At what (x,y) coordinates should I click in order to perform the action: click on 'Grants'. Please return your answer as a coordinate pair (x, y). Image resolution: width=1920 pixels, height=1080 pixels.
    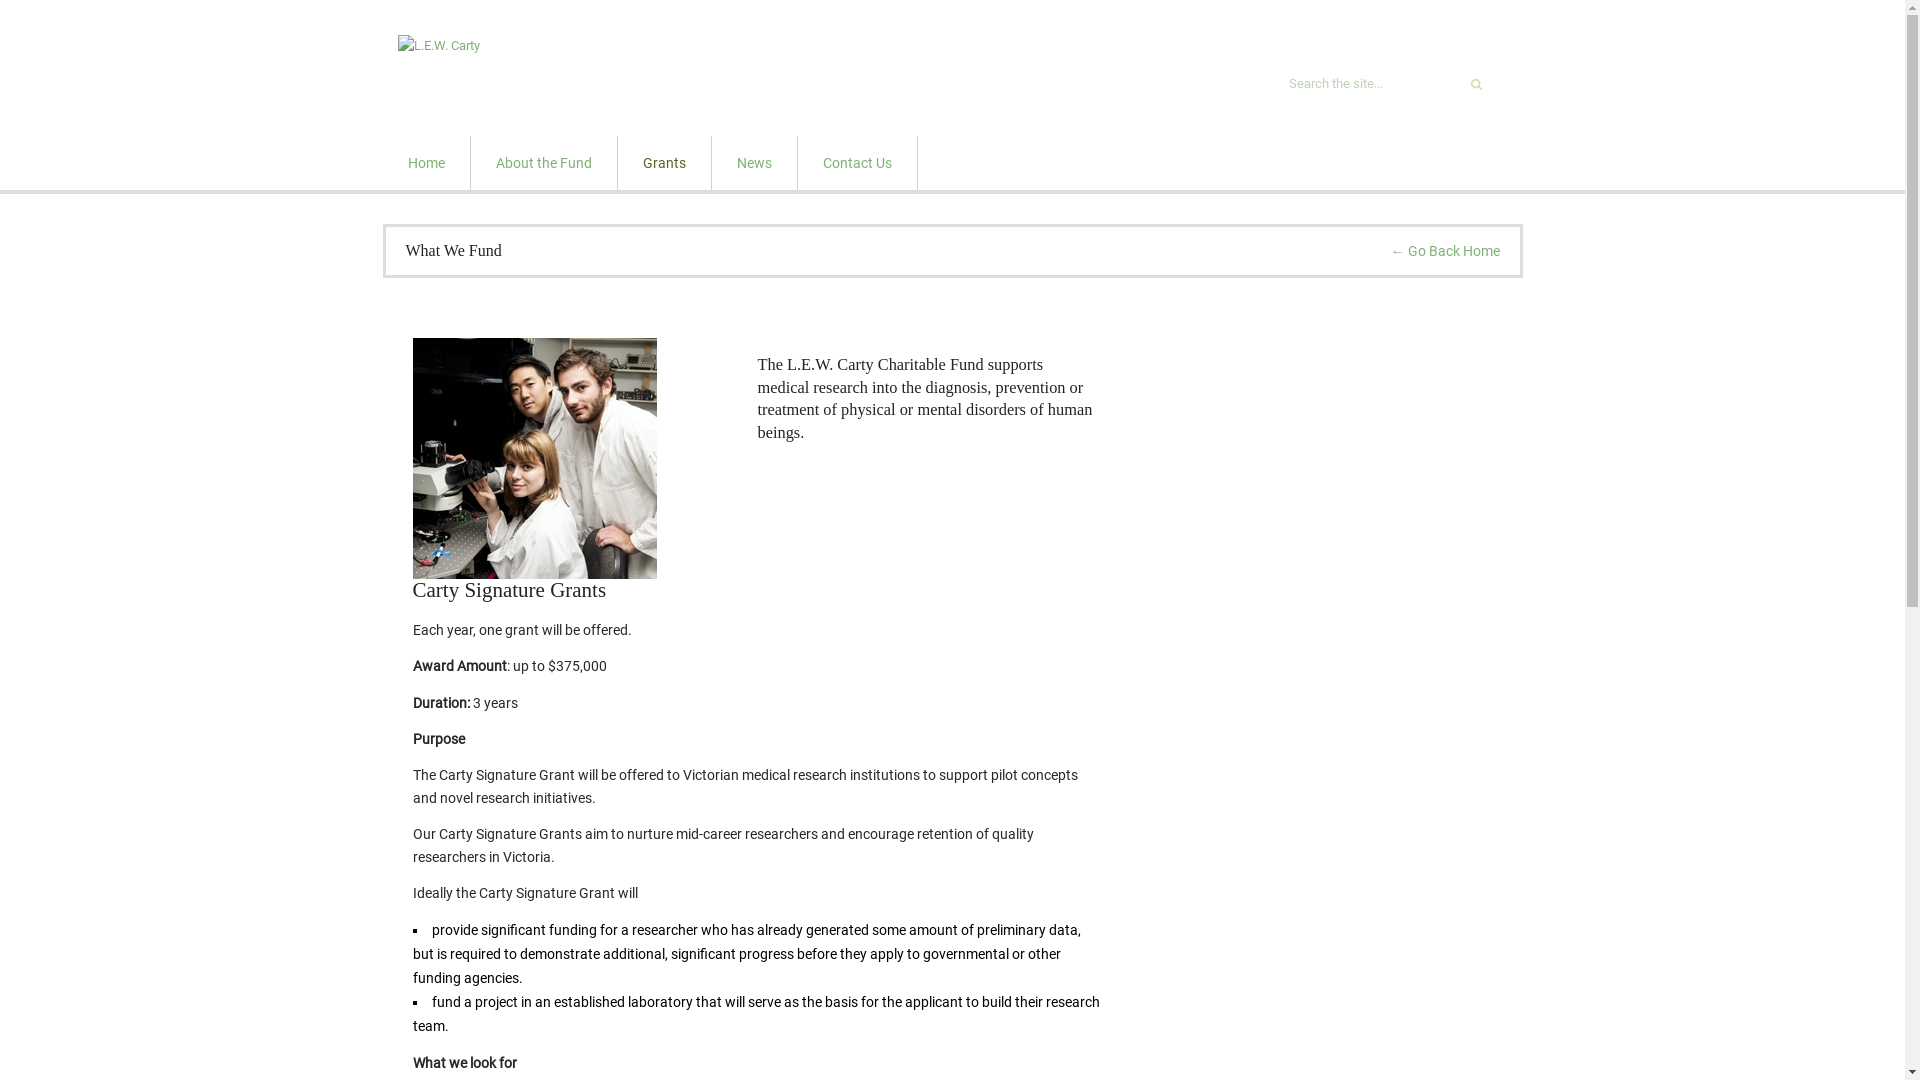
    Looking at the image, I should click on (663, 161).